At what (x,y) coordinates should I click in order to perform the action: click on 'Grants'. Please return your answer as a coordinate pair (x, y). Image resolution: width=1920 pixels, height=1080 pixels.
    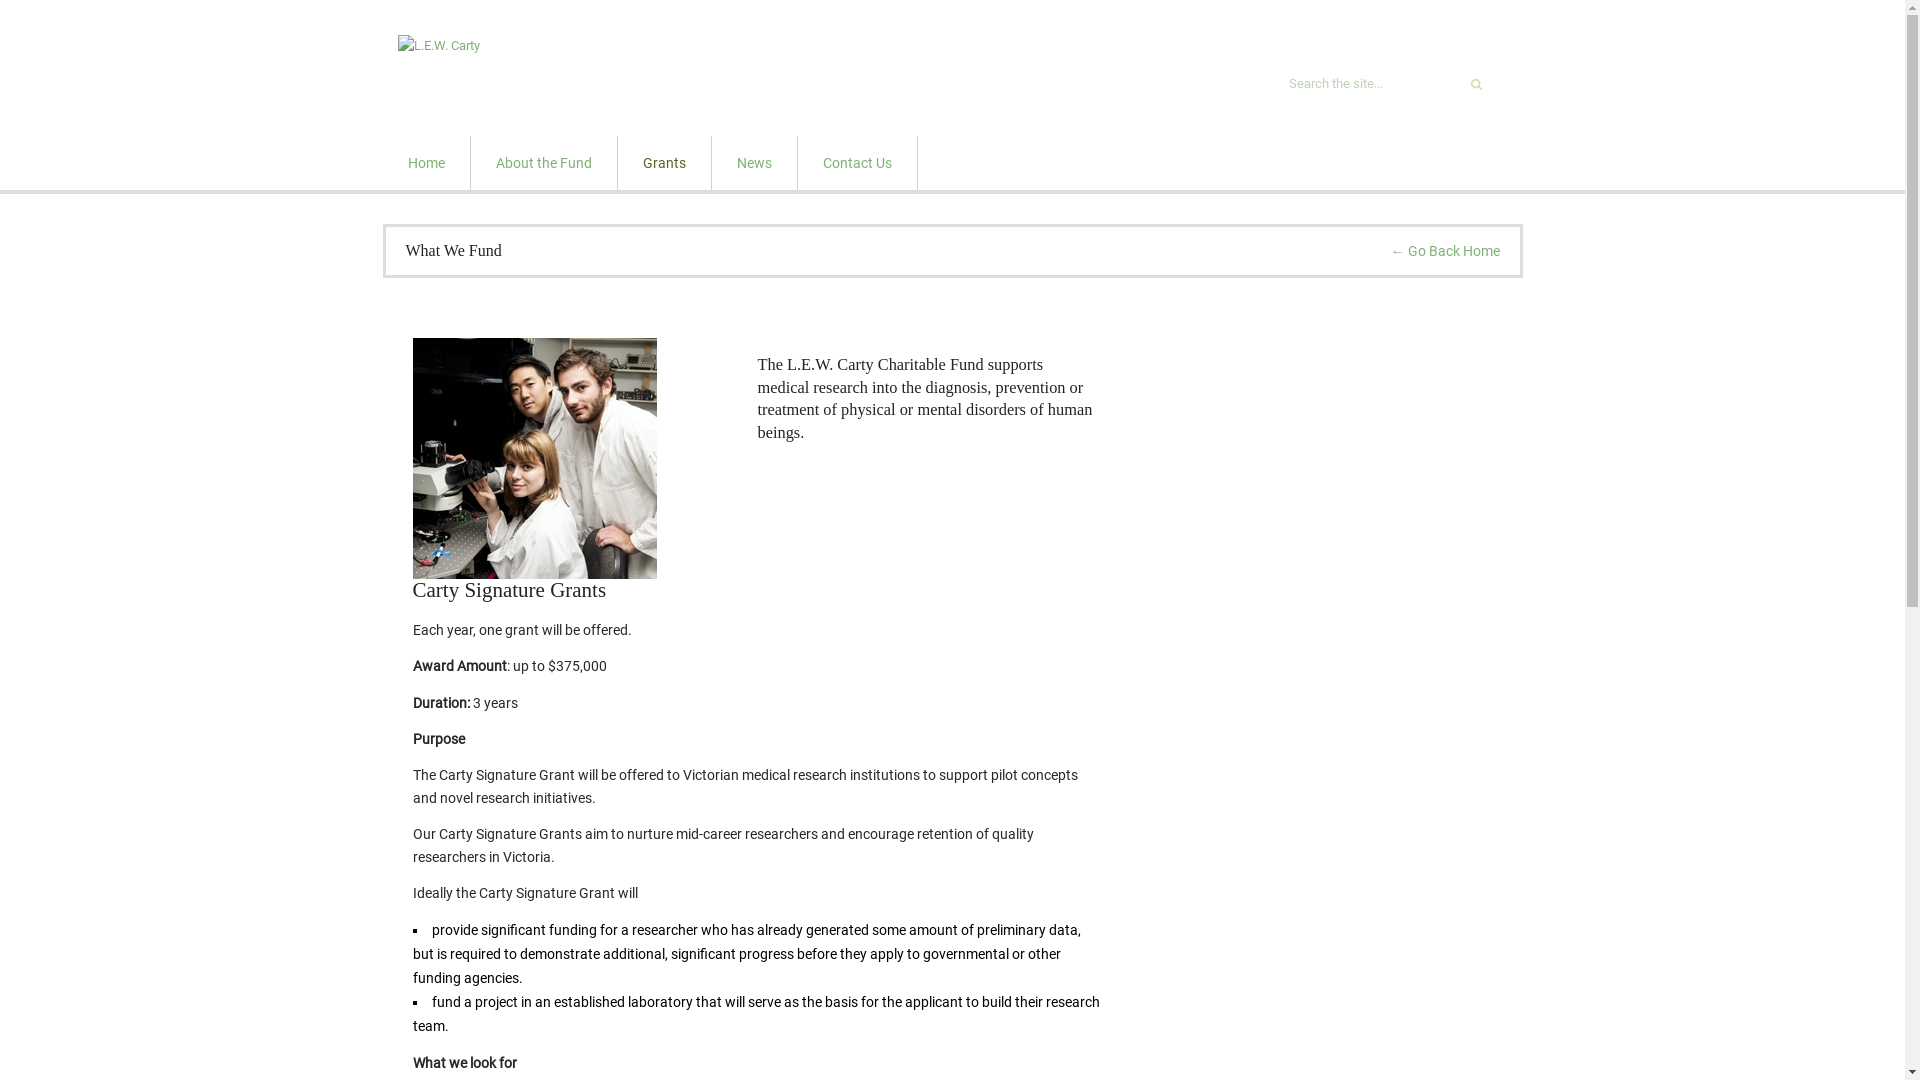
    Looking at the image, I should click on (663, 161).